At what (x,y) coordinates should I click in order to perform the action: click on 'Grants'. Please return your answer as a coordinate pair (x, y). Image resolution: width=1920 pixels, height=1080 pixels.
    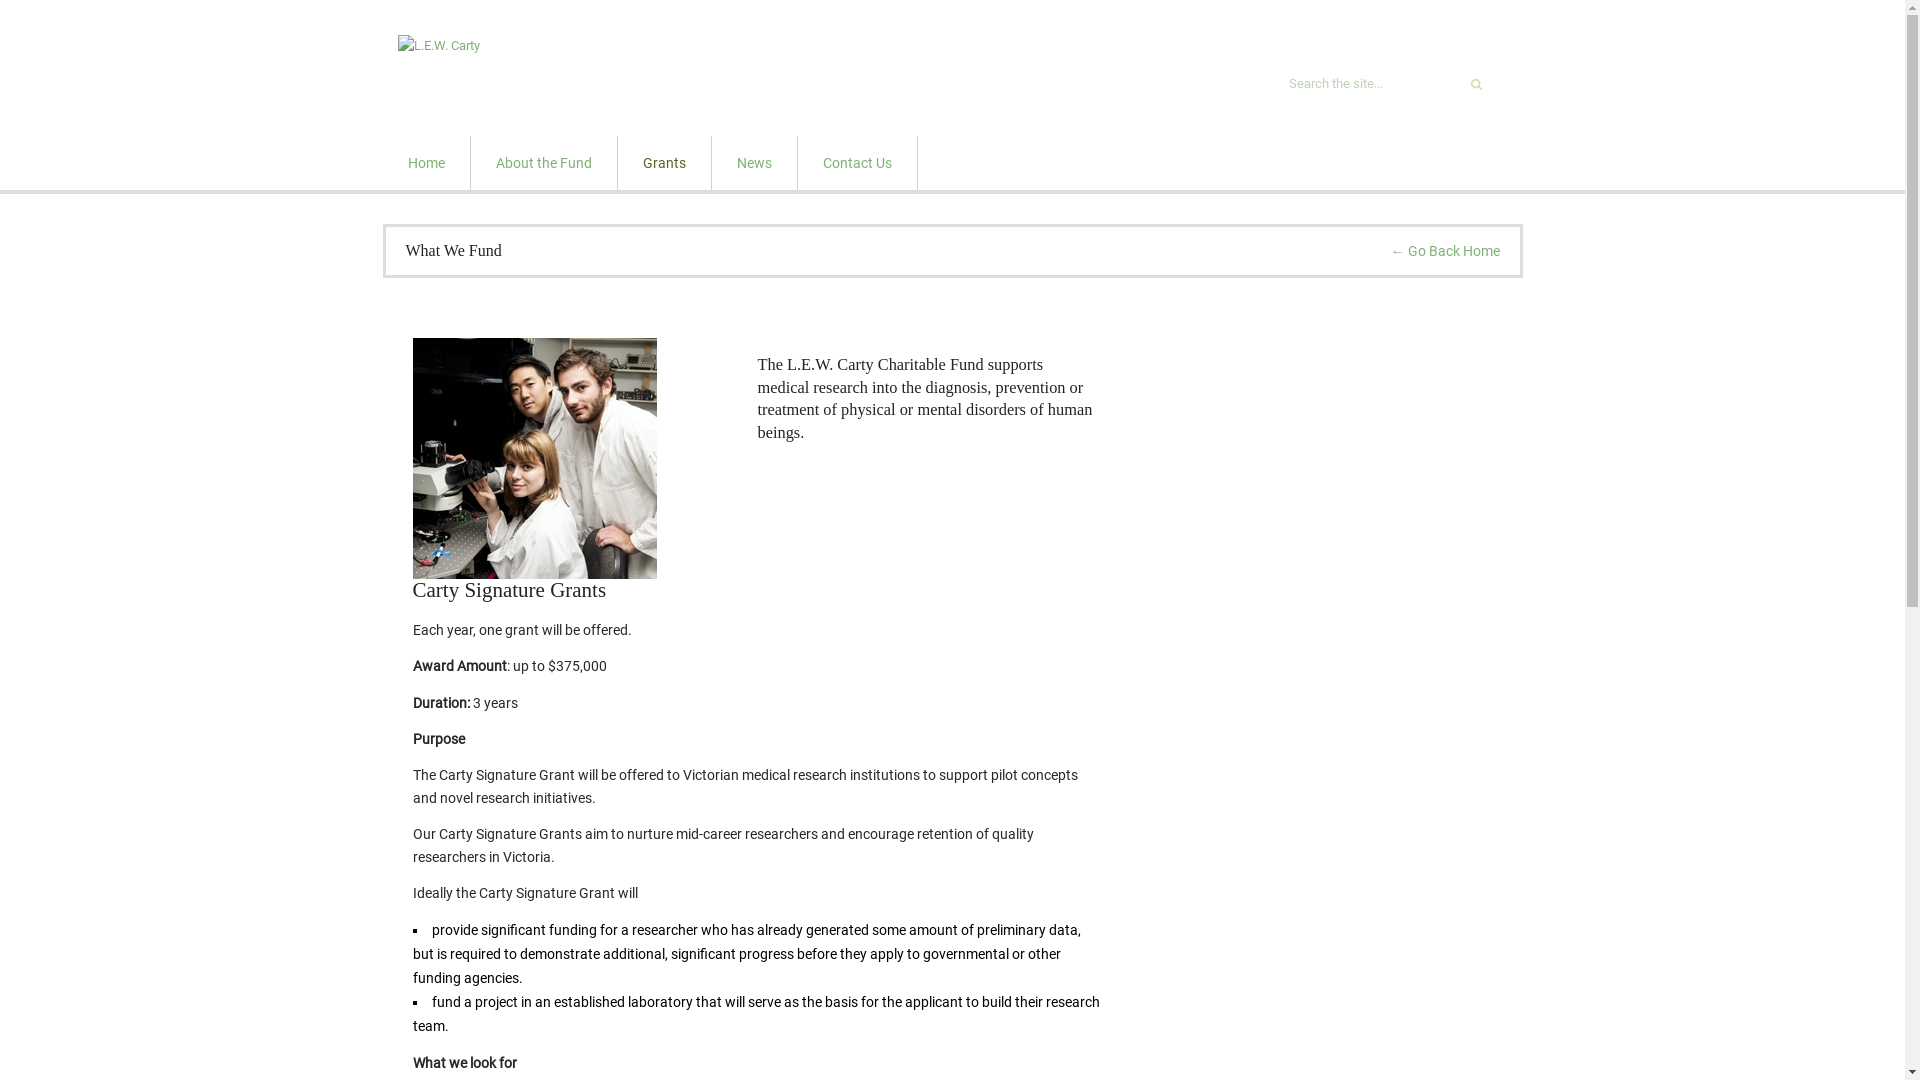
    Looking at the image, I should click on (663, 161).